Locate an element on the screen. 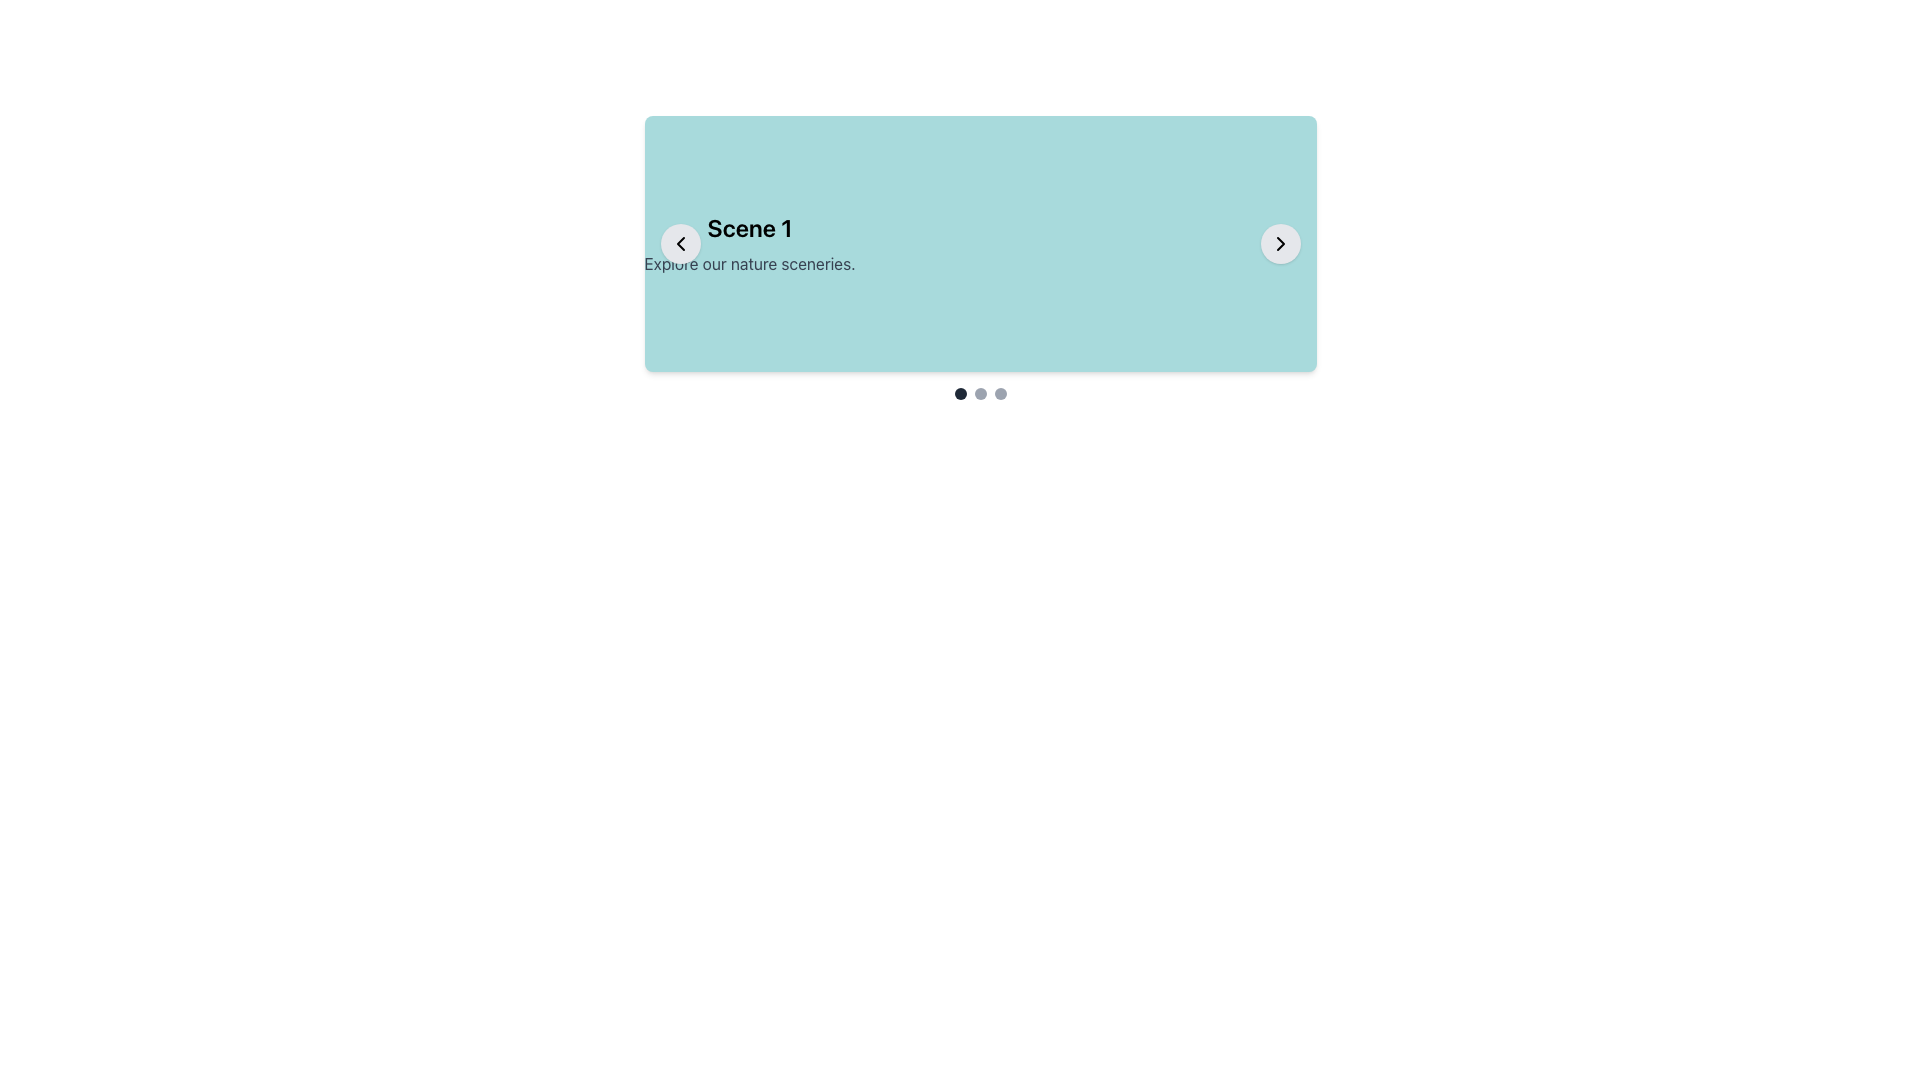 This screenshot has height=1080, width=1920. the rightward-pointing chevron arrow icon located in the upper right corner of the turquoise card is located at coordinates (1280, 242).